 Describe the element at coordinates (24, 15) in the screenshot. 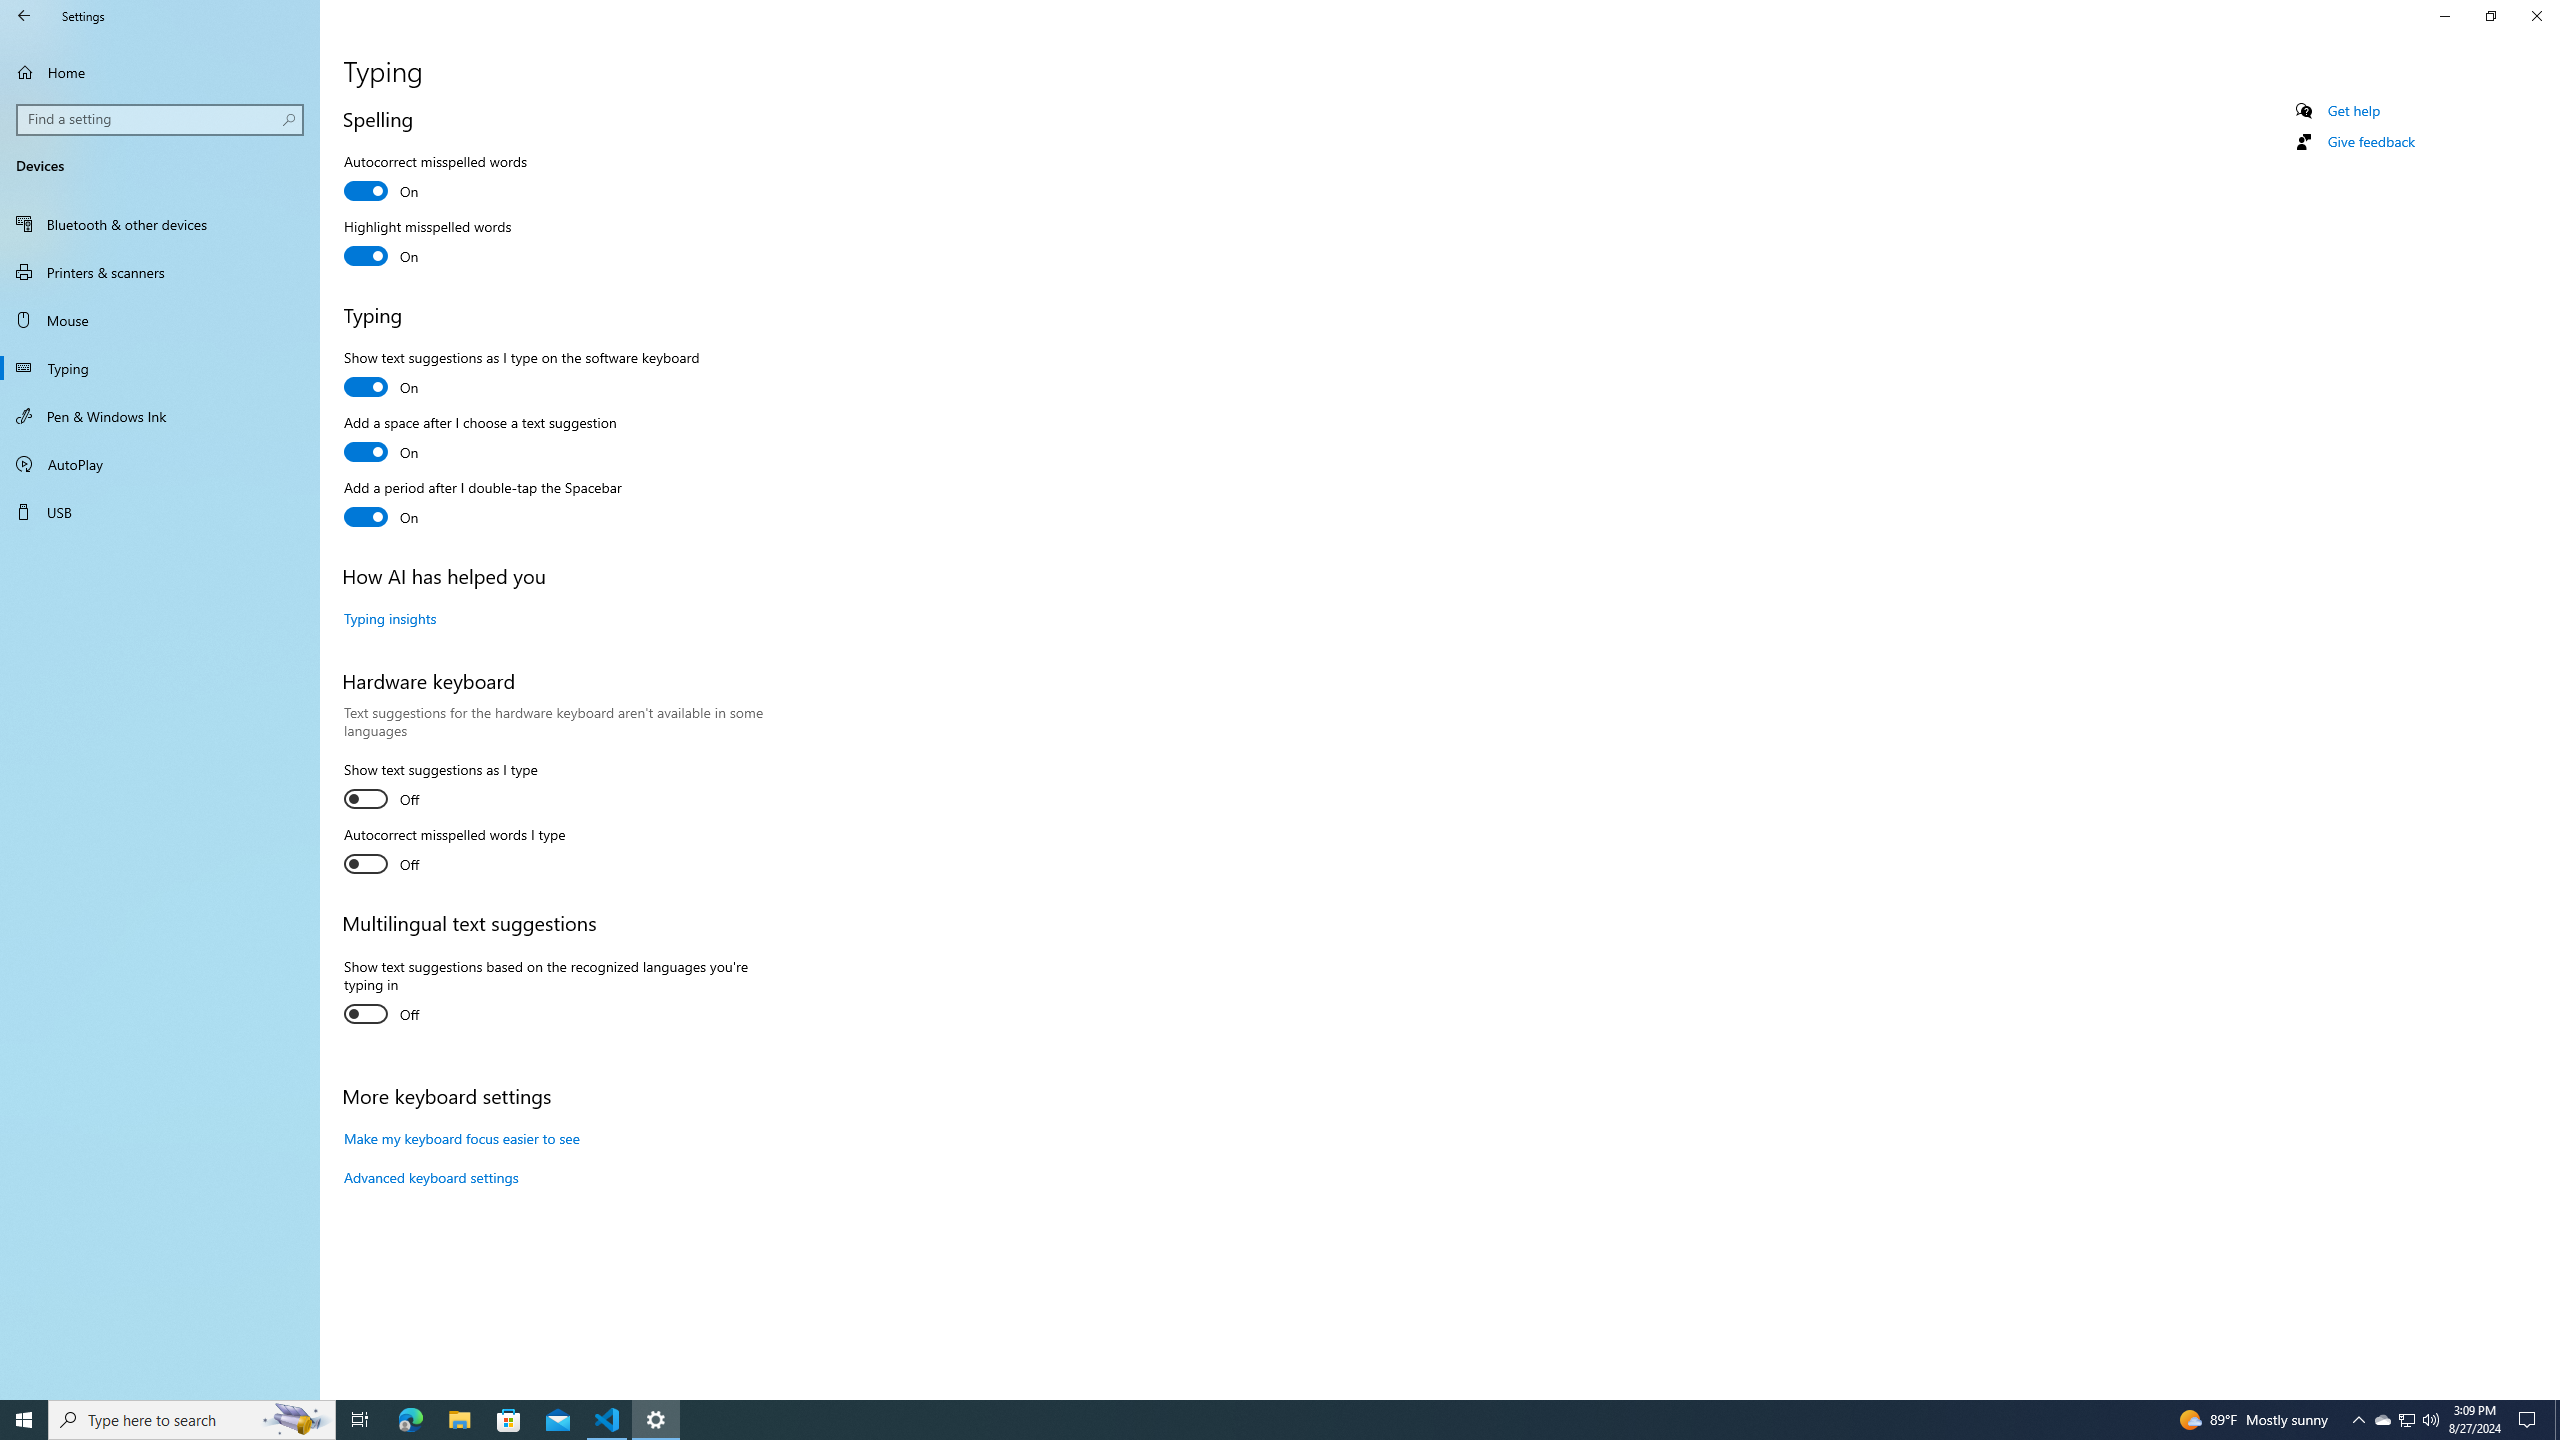

I see `'Back'` at that location.